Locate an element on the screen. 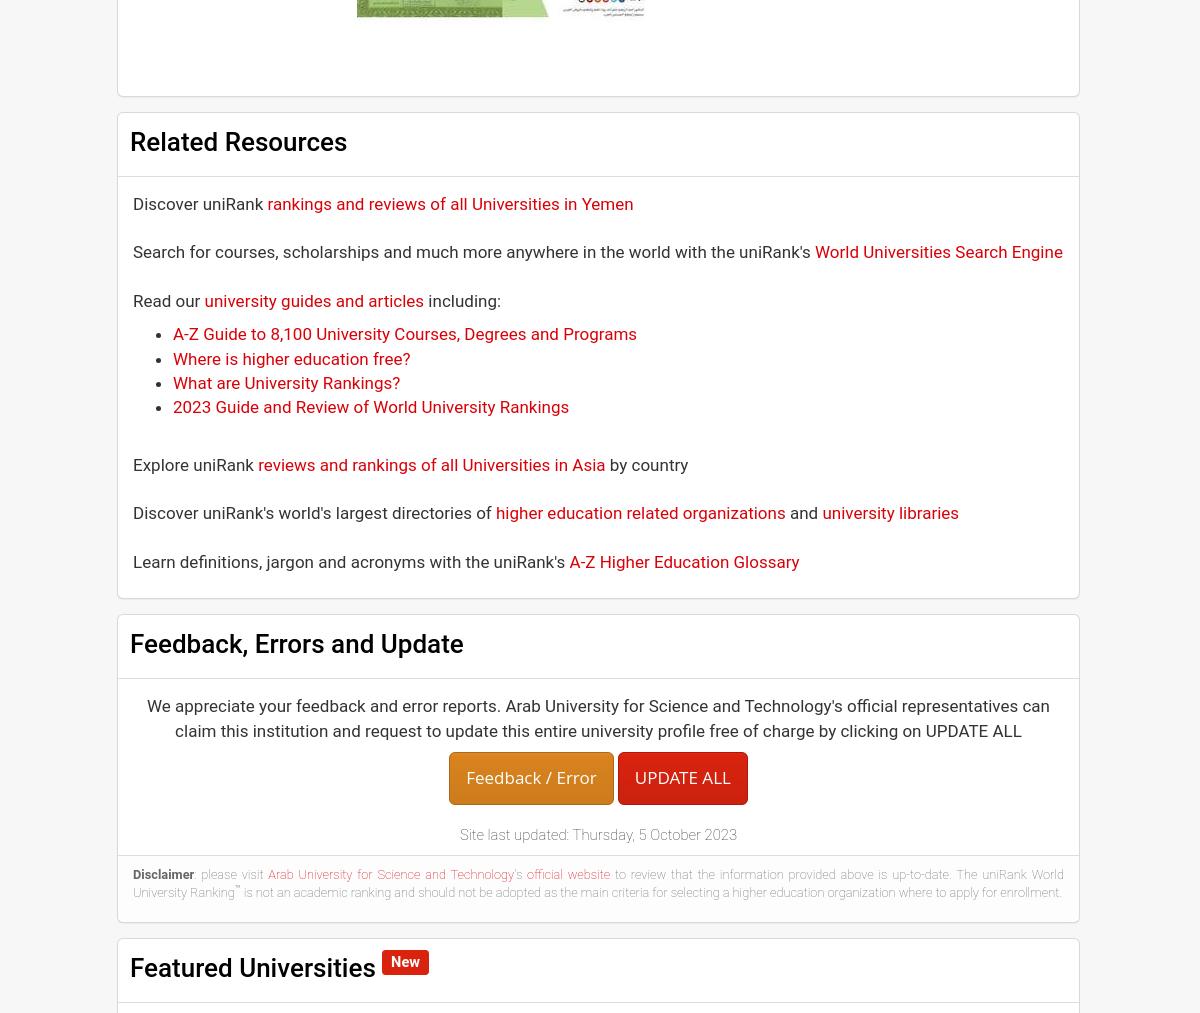 Image resolution: width=1200 pixels, height=1013 pixels. 'higher education related organizations' is located at coordinates (494, 512).